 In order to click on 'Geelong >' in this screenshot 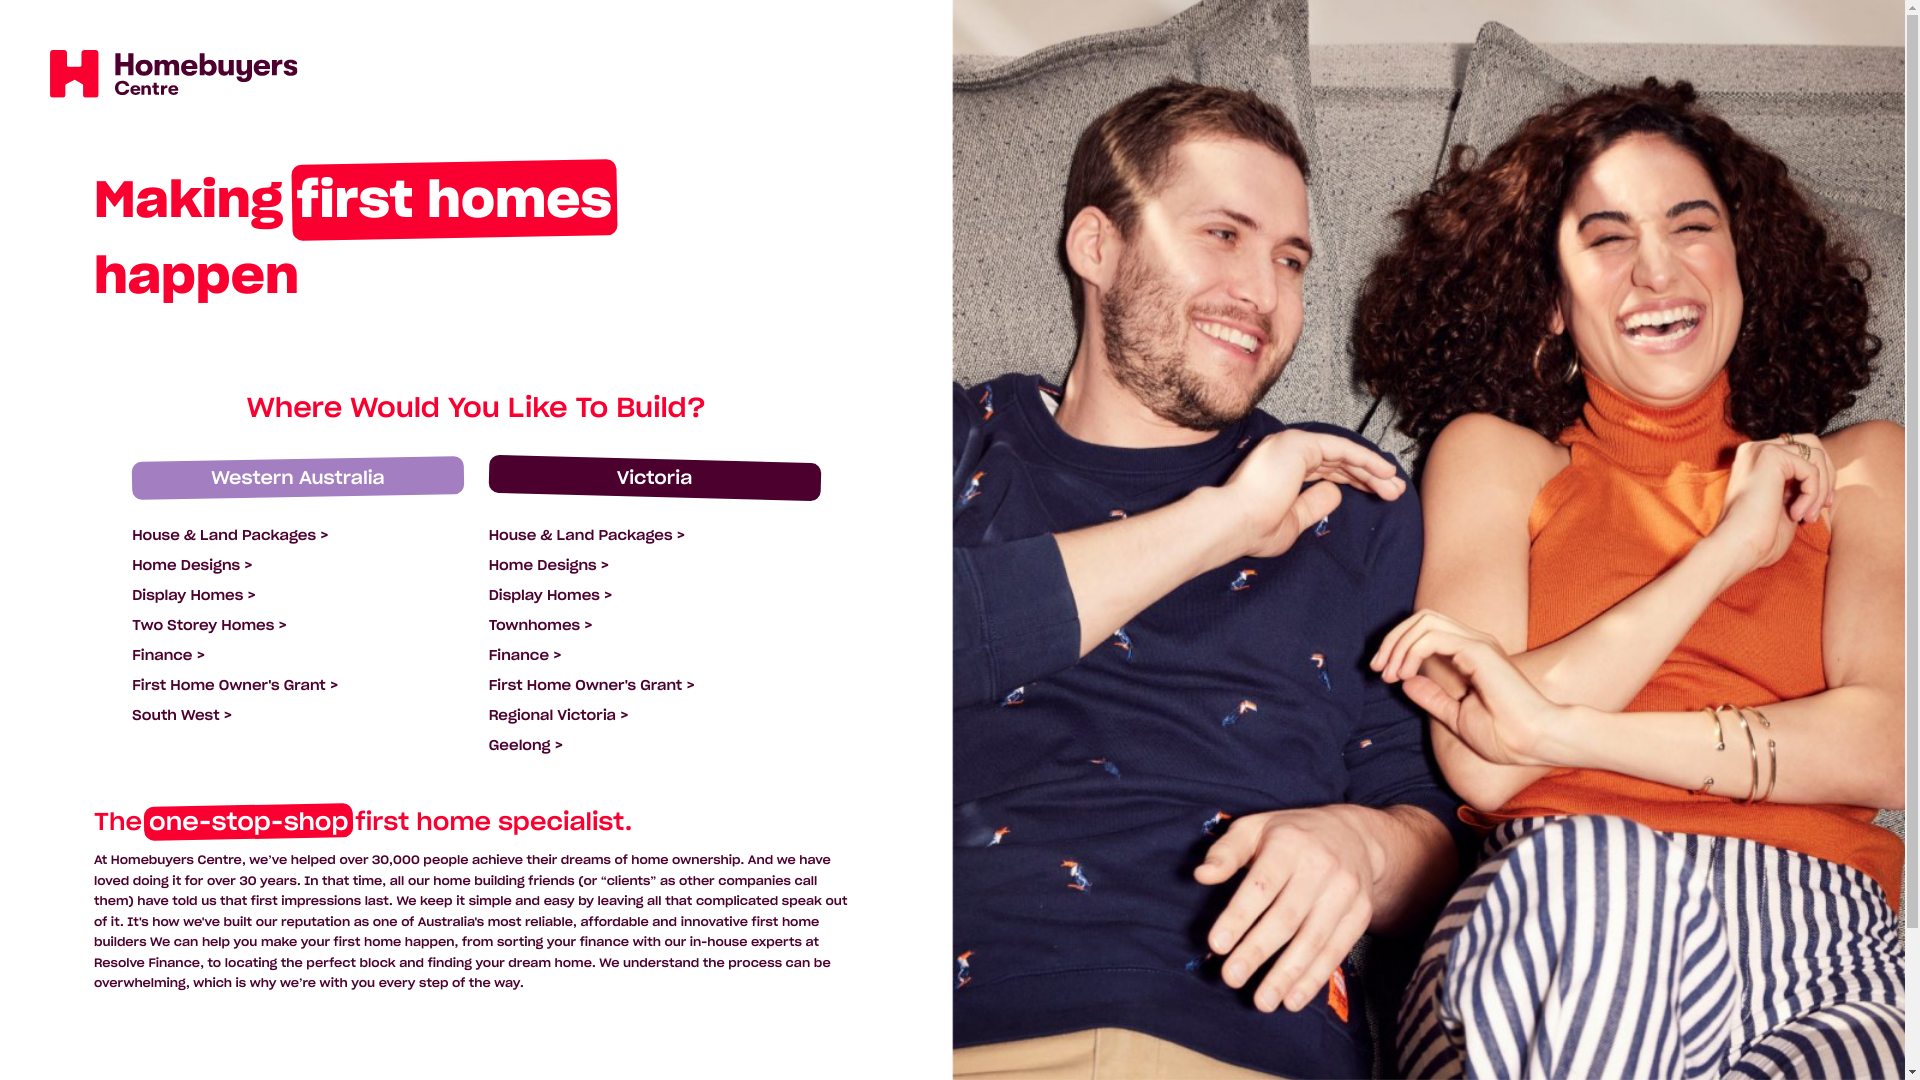, I will do `click(526, 744)`.